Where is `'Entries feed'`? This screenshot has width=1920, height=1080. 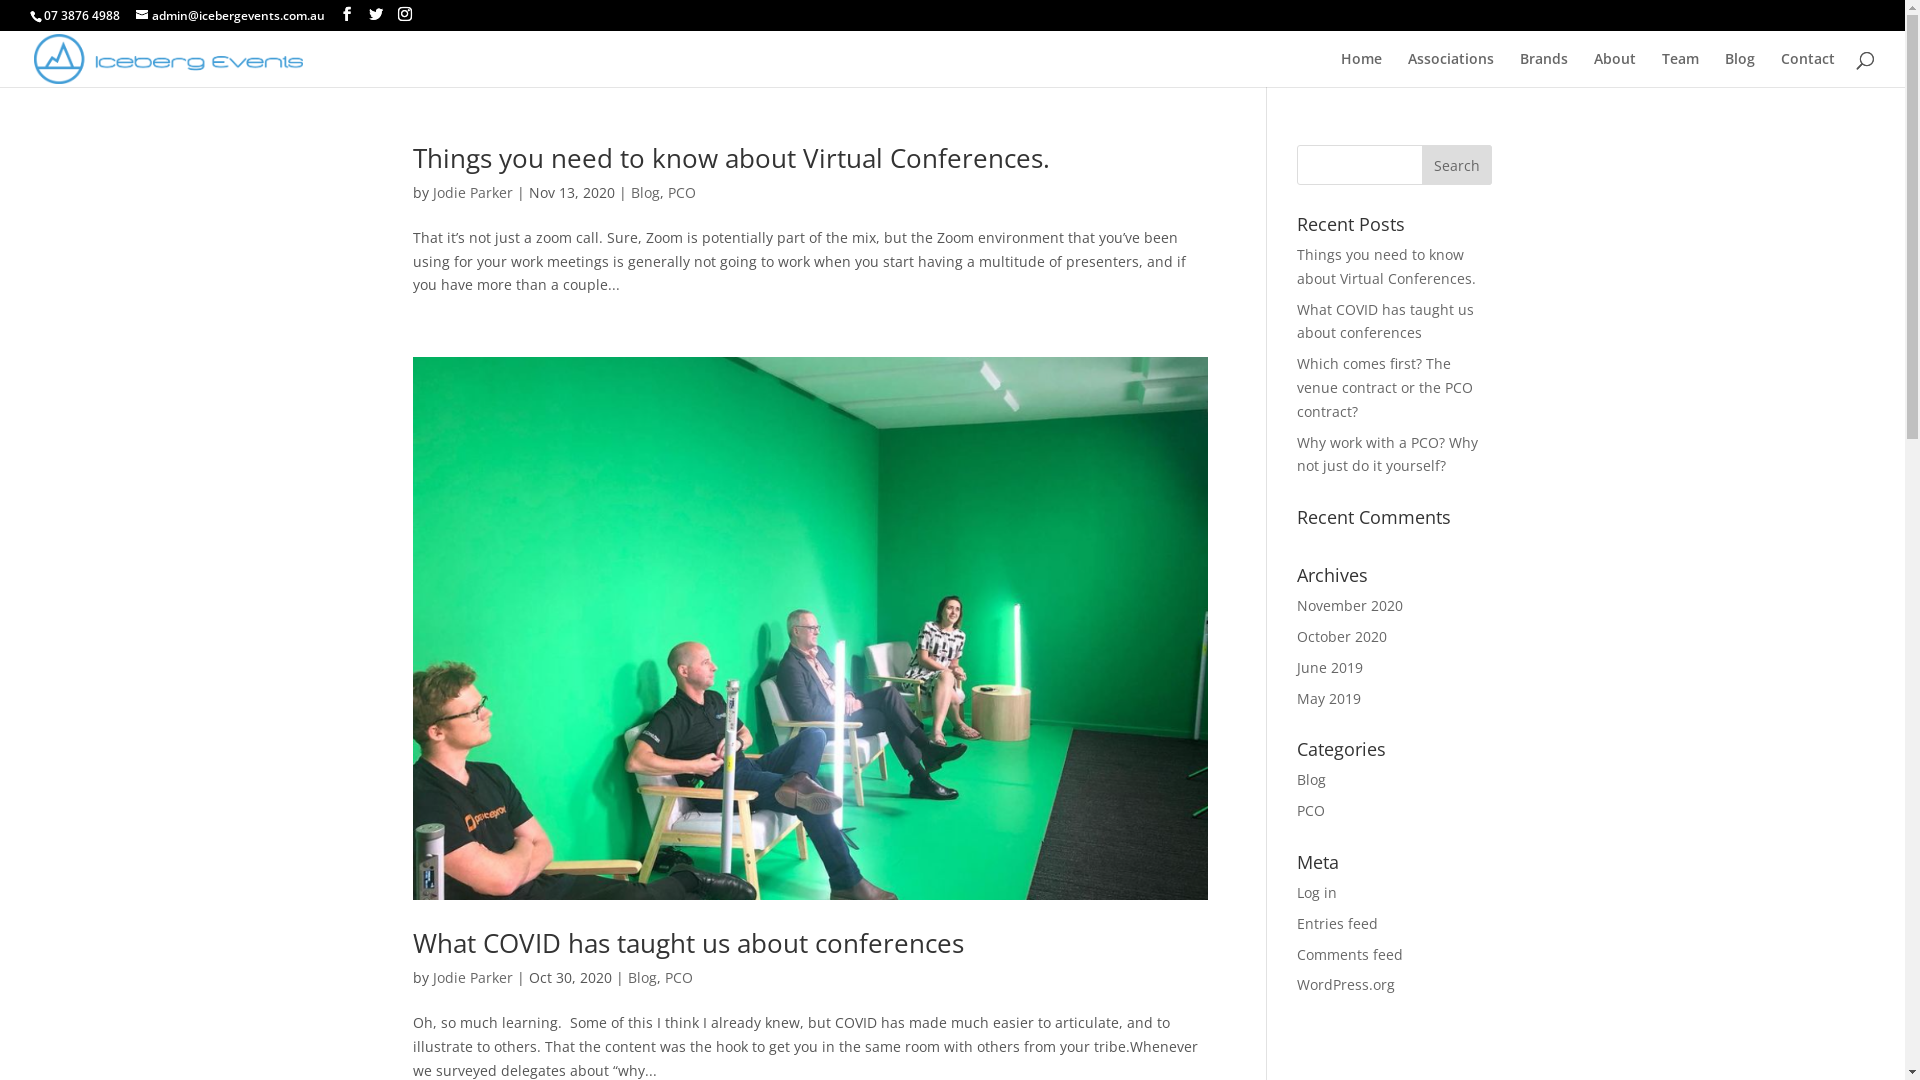
'Entries feed' is located at coordinates (1337, 923).